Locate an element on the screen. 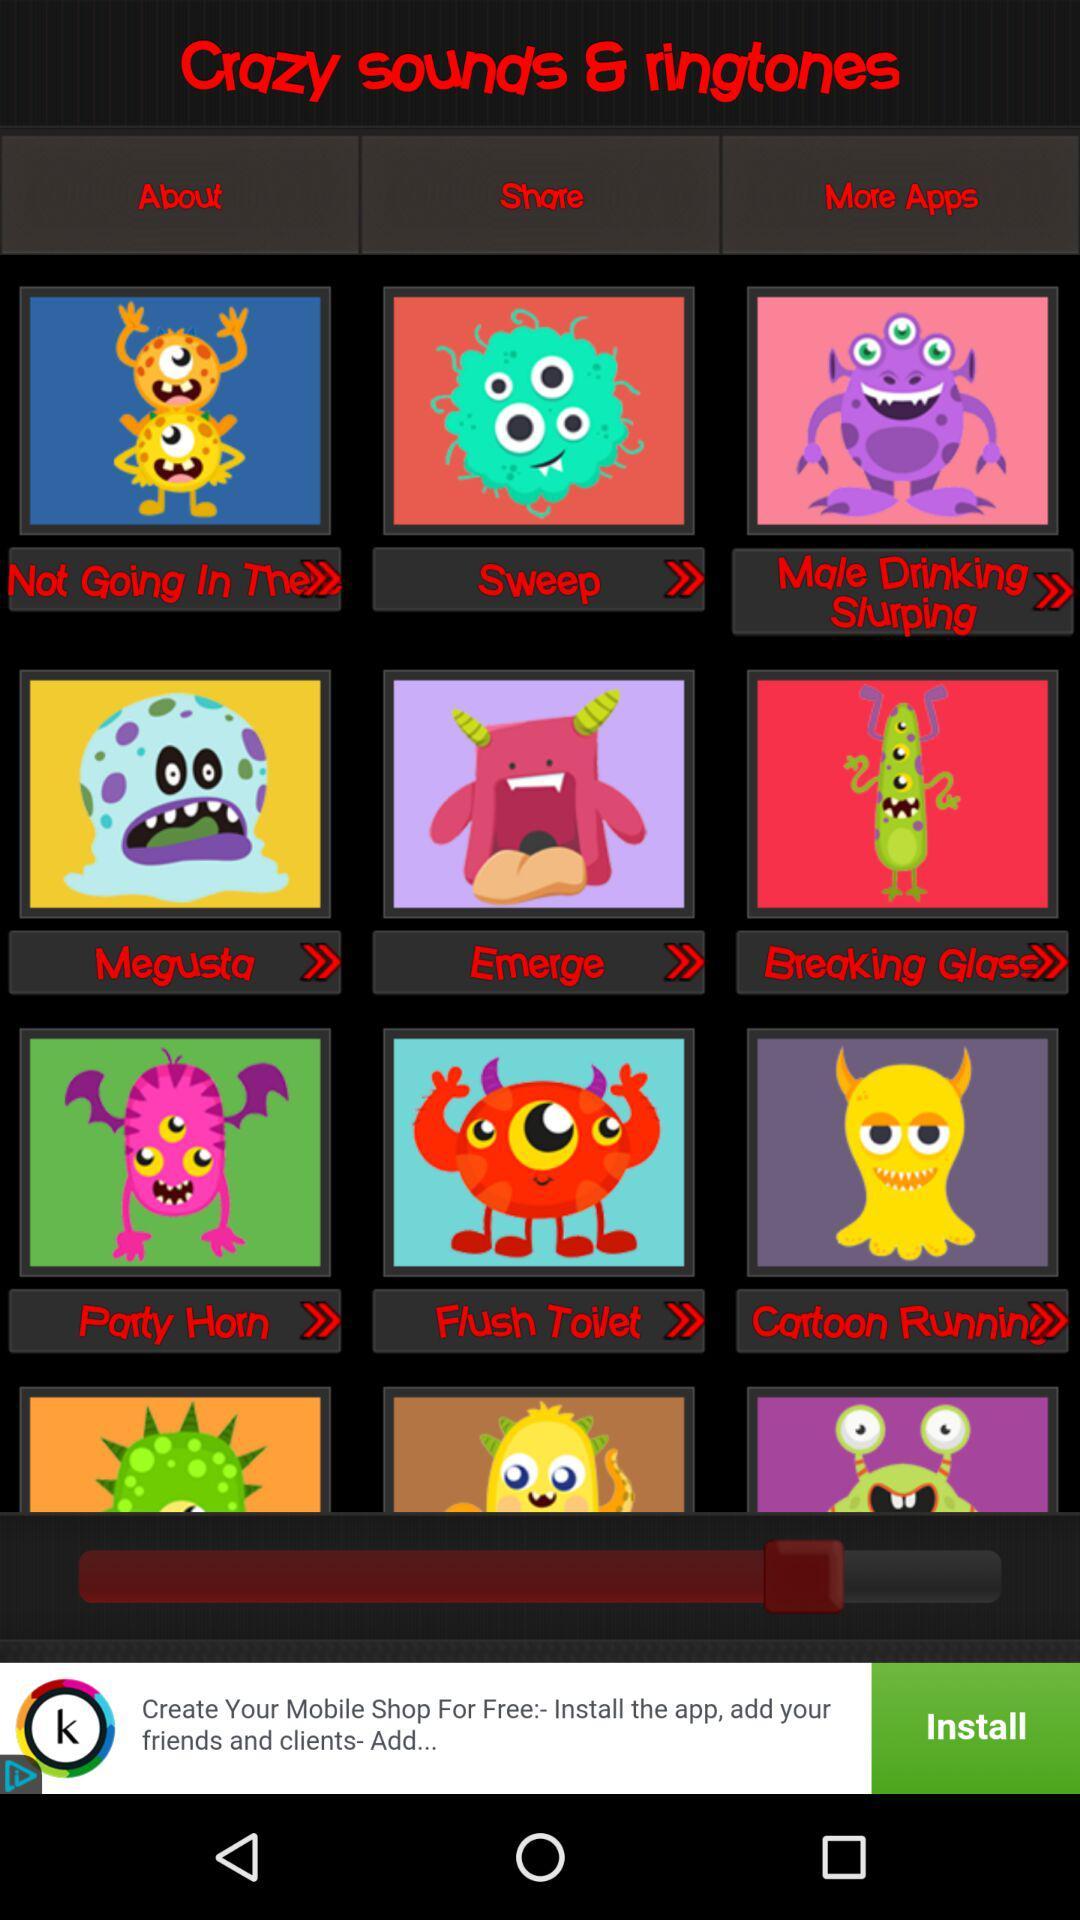  open breaking glass is located at coordinates (1045, 961).